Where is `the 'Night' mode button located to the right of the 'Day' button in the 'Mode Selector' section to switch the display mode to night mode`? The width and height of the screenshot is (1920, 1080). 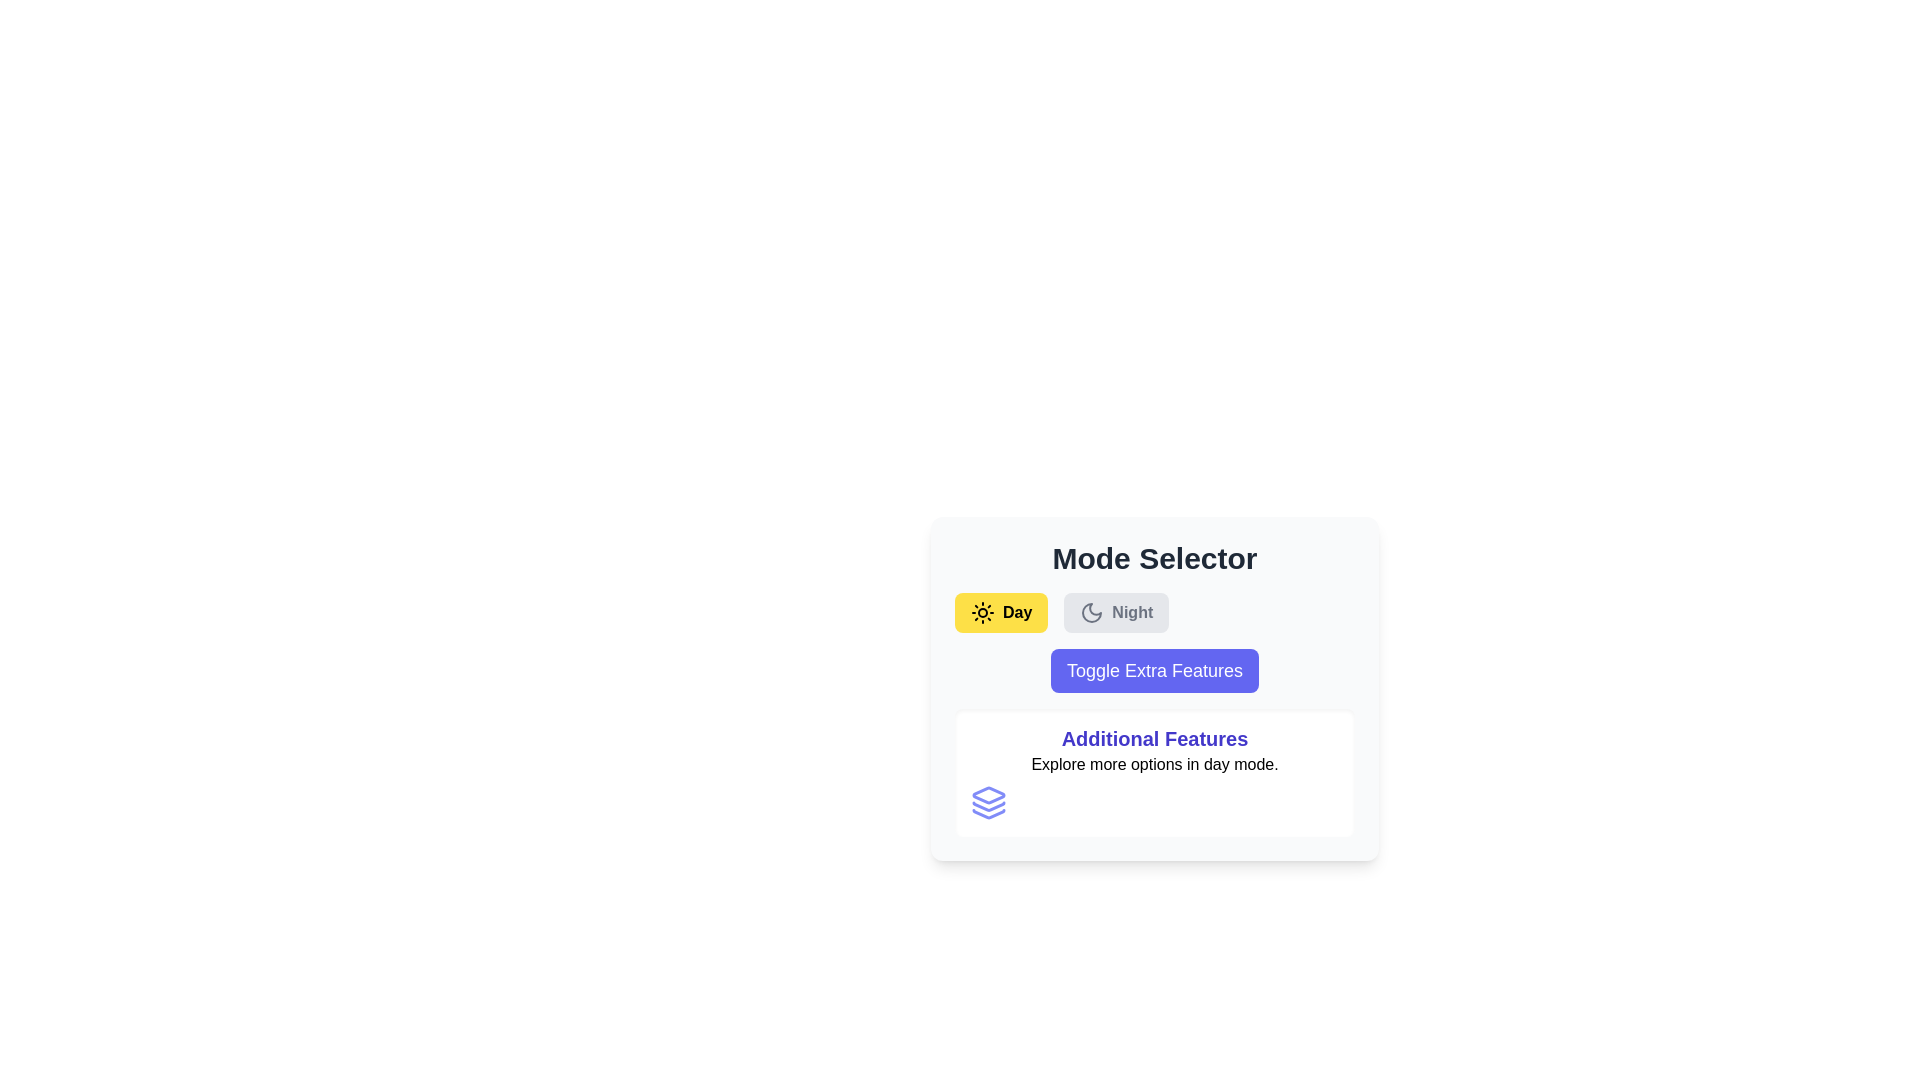 the 'Night' mode button located to the right of the 'Day' button in the 'Mode Selector' section to switch the display mode to night mode is located at coordinates (1115, 612).